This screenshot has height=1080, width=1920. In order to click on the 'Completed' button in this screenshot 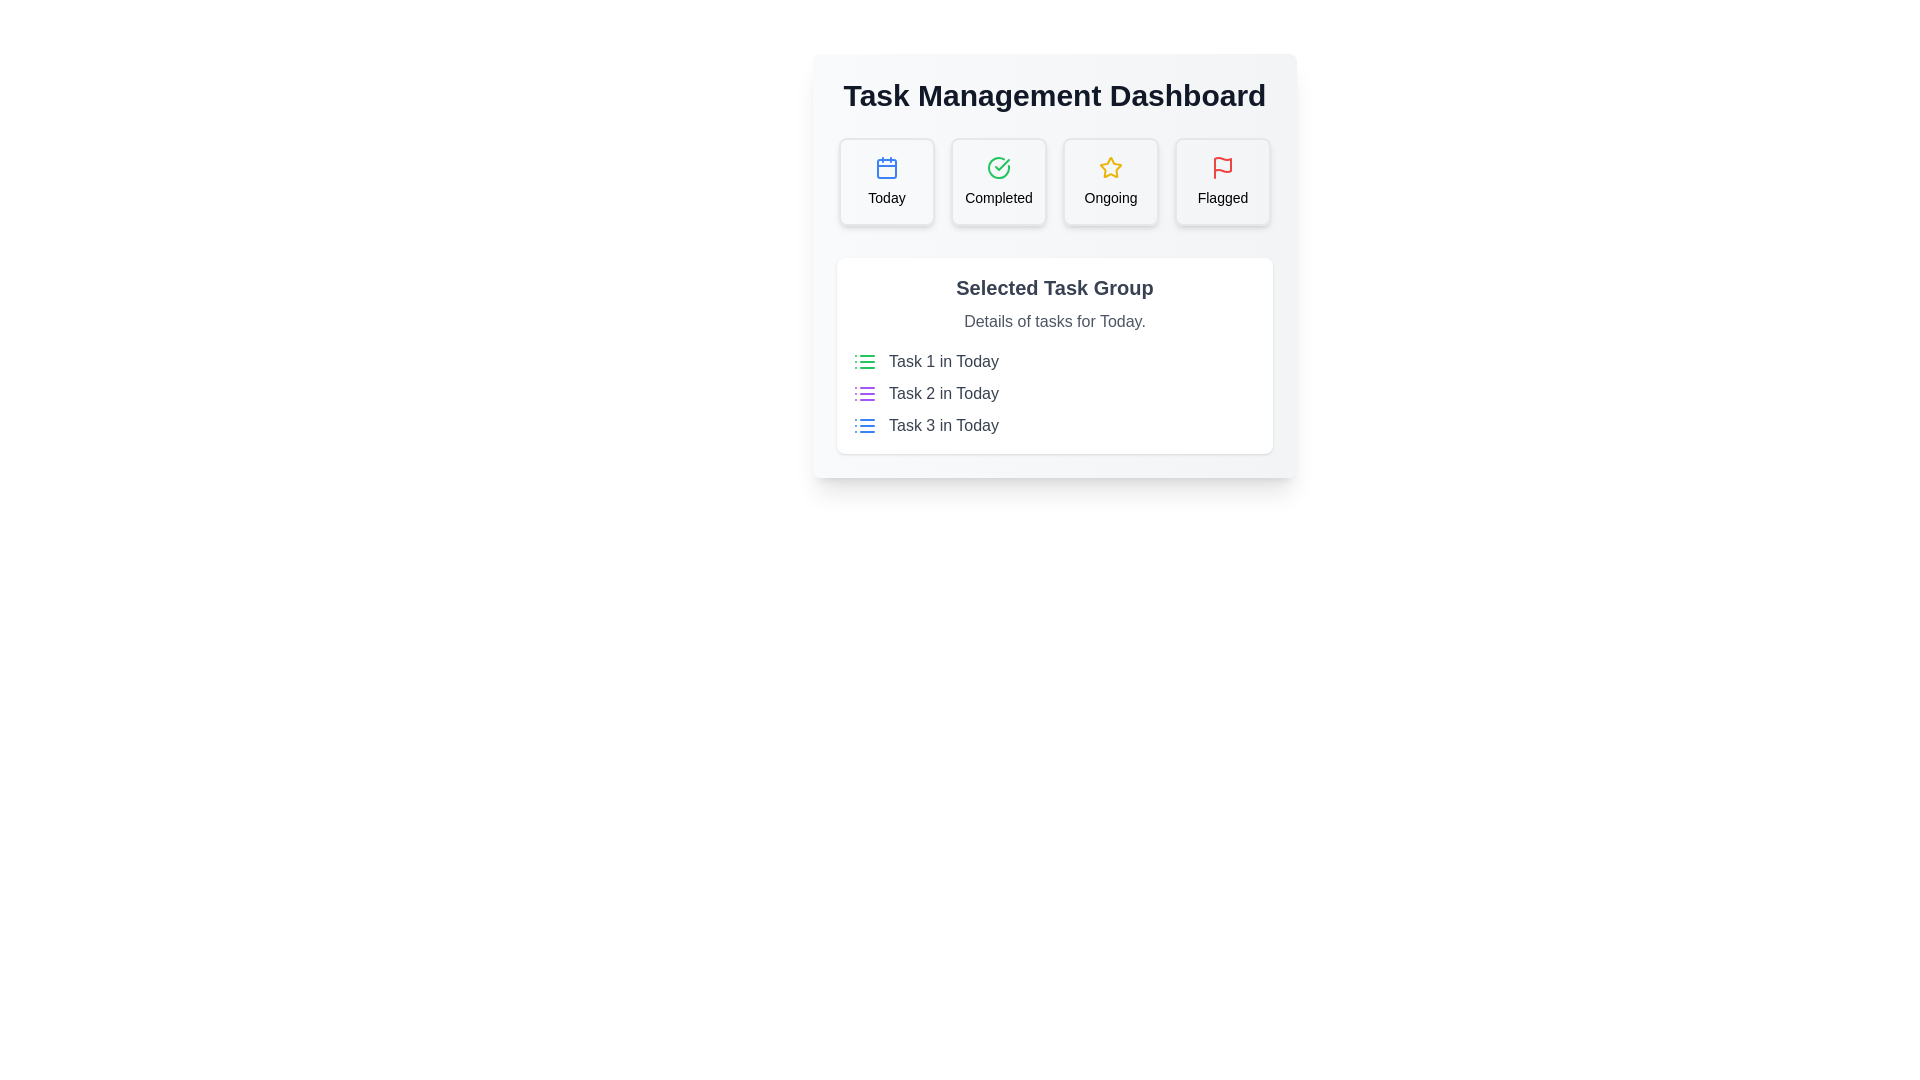, I will do `click(998, 181)`.